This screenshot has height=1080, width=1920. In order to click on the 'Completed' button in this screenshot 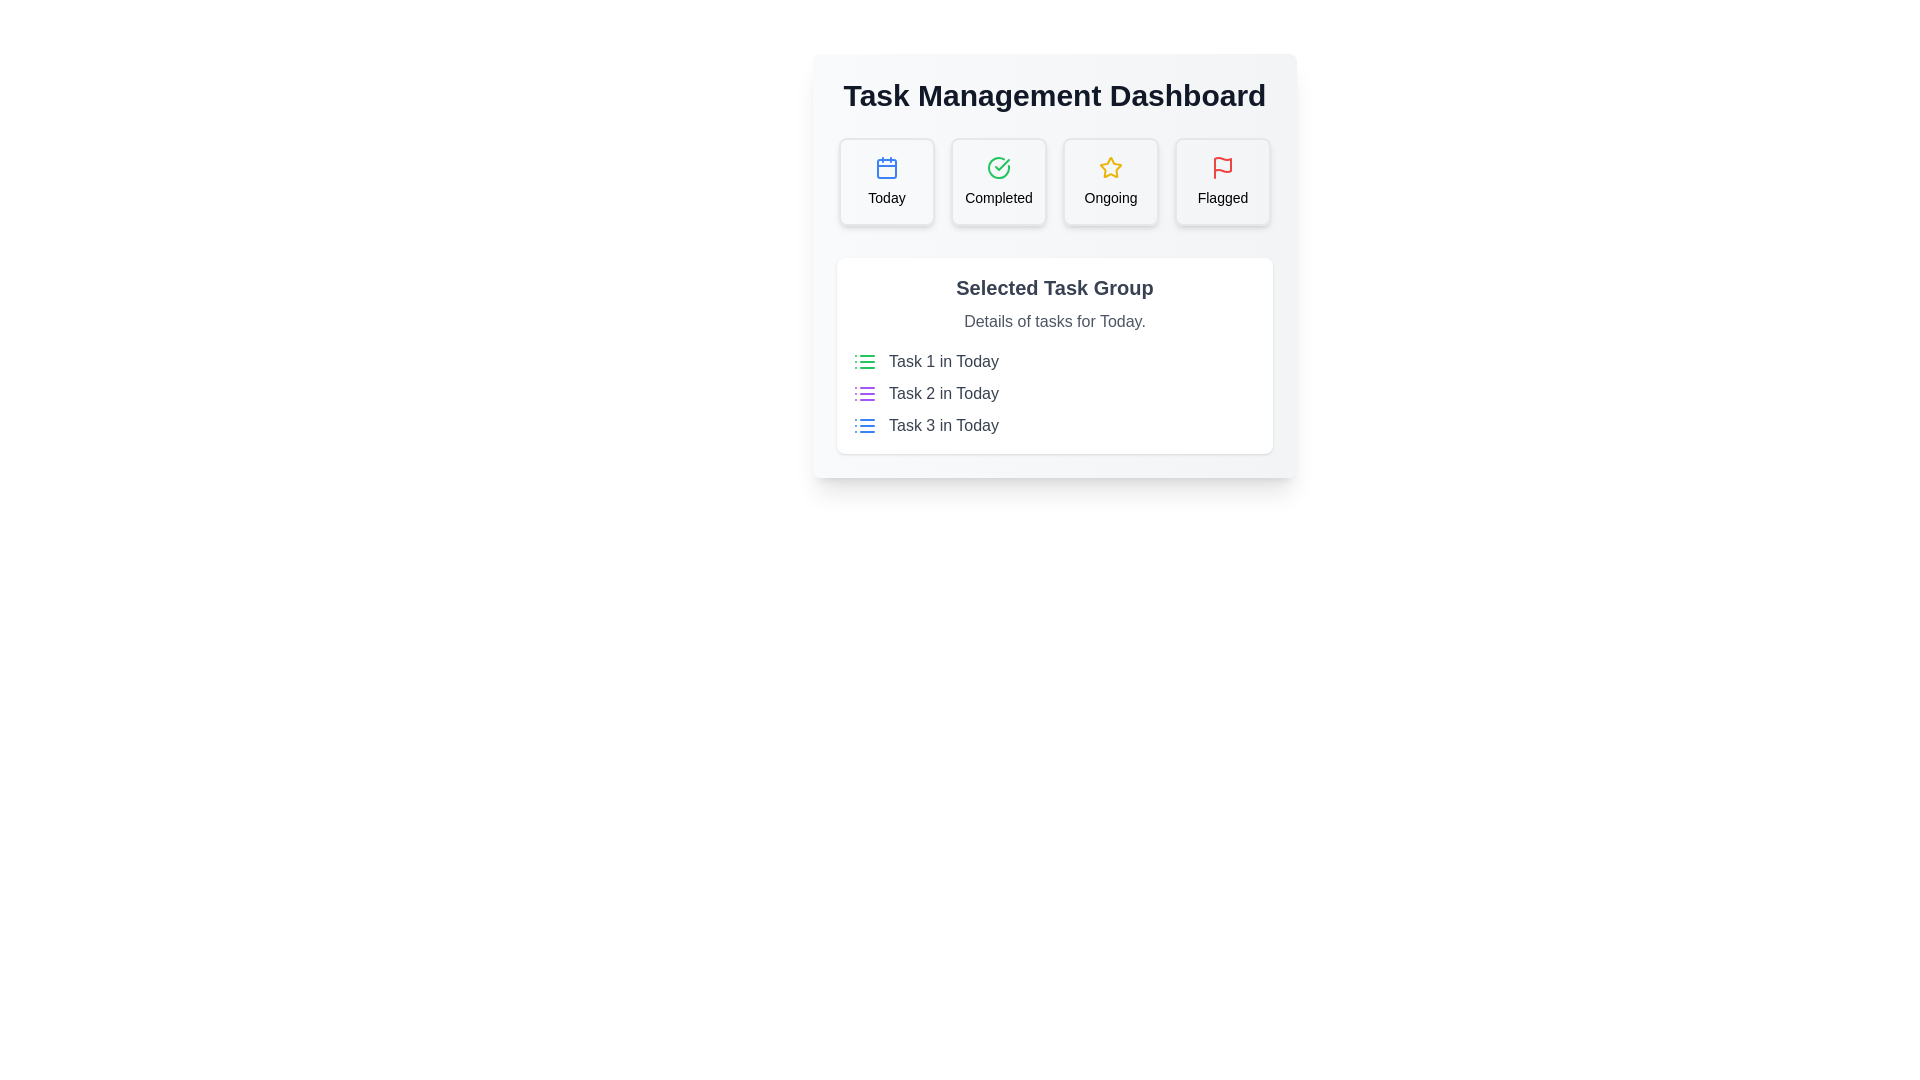, I will do `click(998, 181)`.